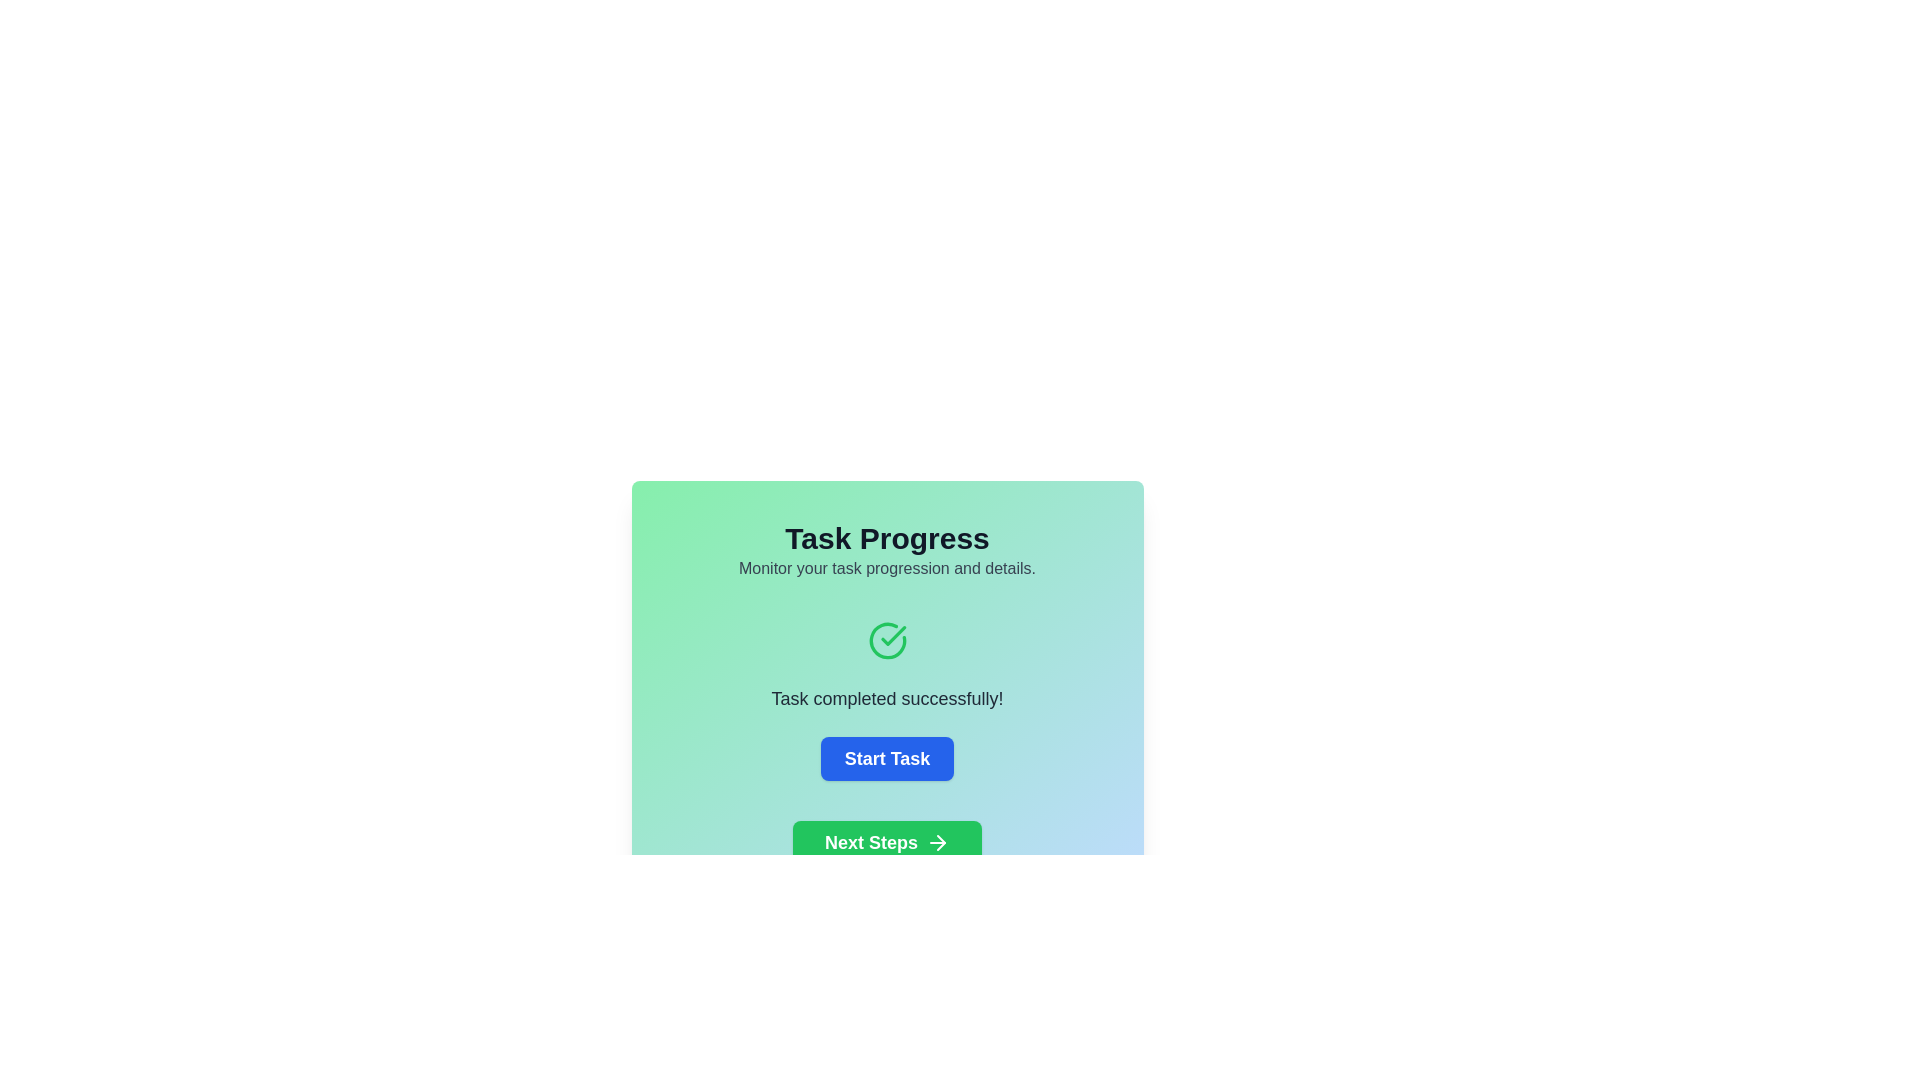  I want to click on the 'Next Steps' text label, so click(871, 843).